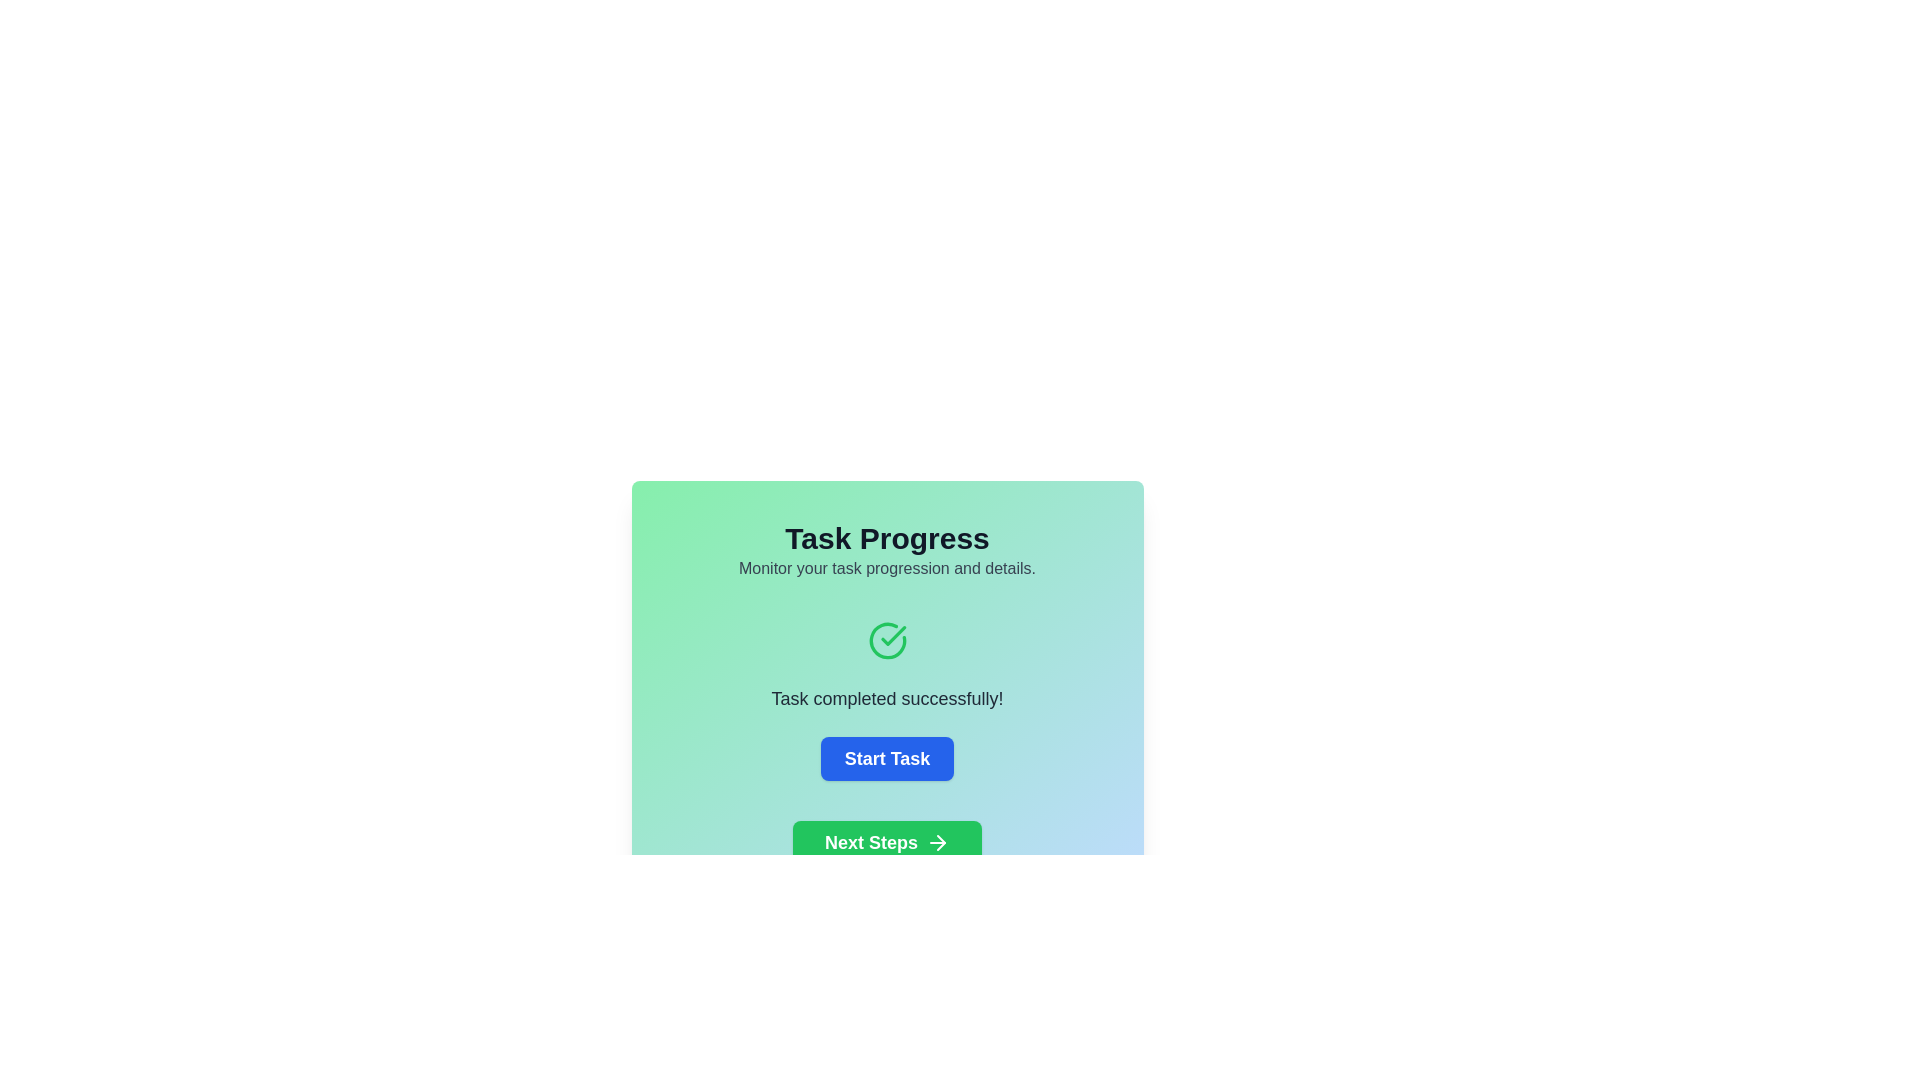  I want to click on the 'Next Steps' text label, so click(871, 843).